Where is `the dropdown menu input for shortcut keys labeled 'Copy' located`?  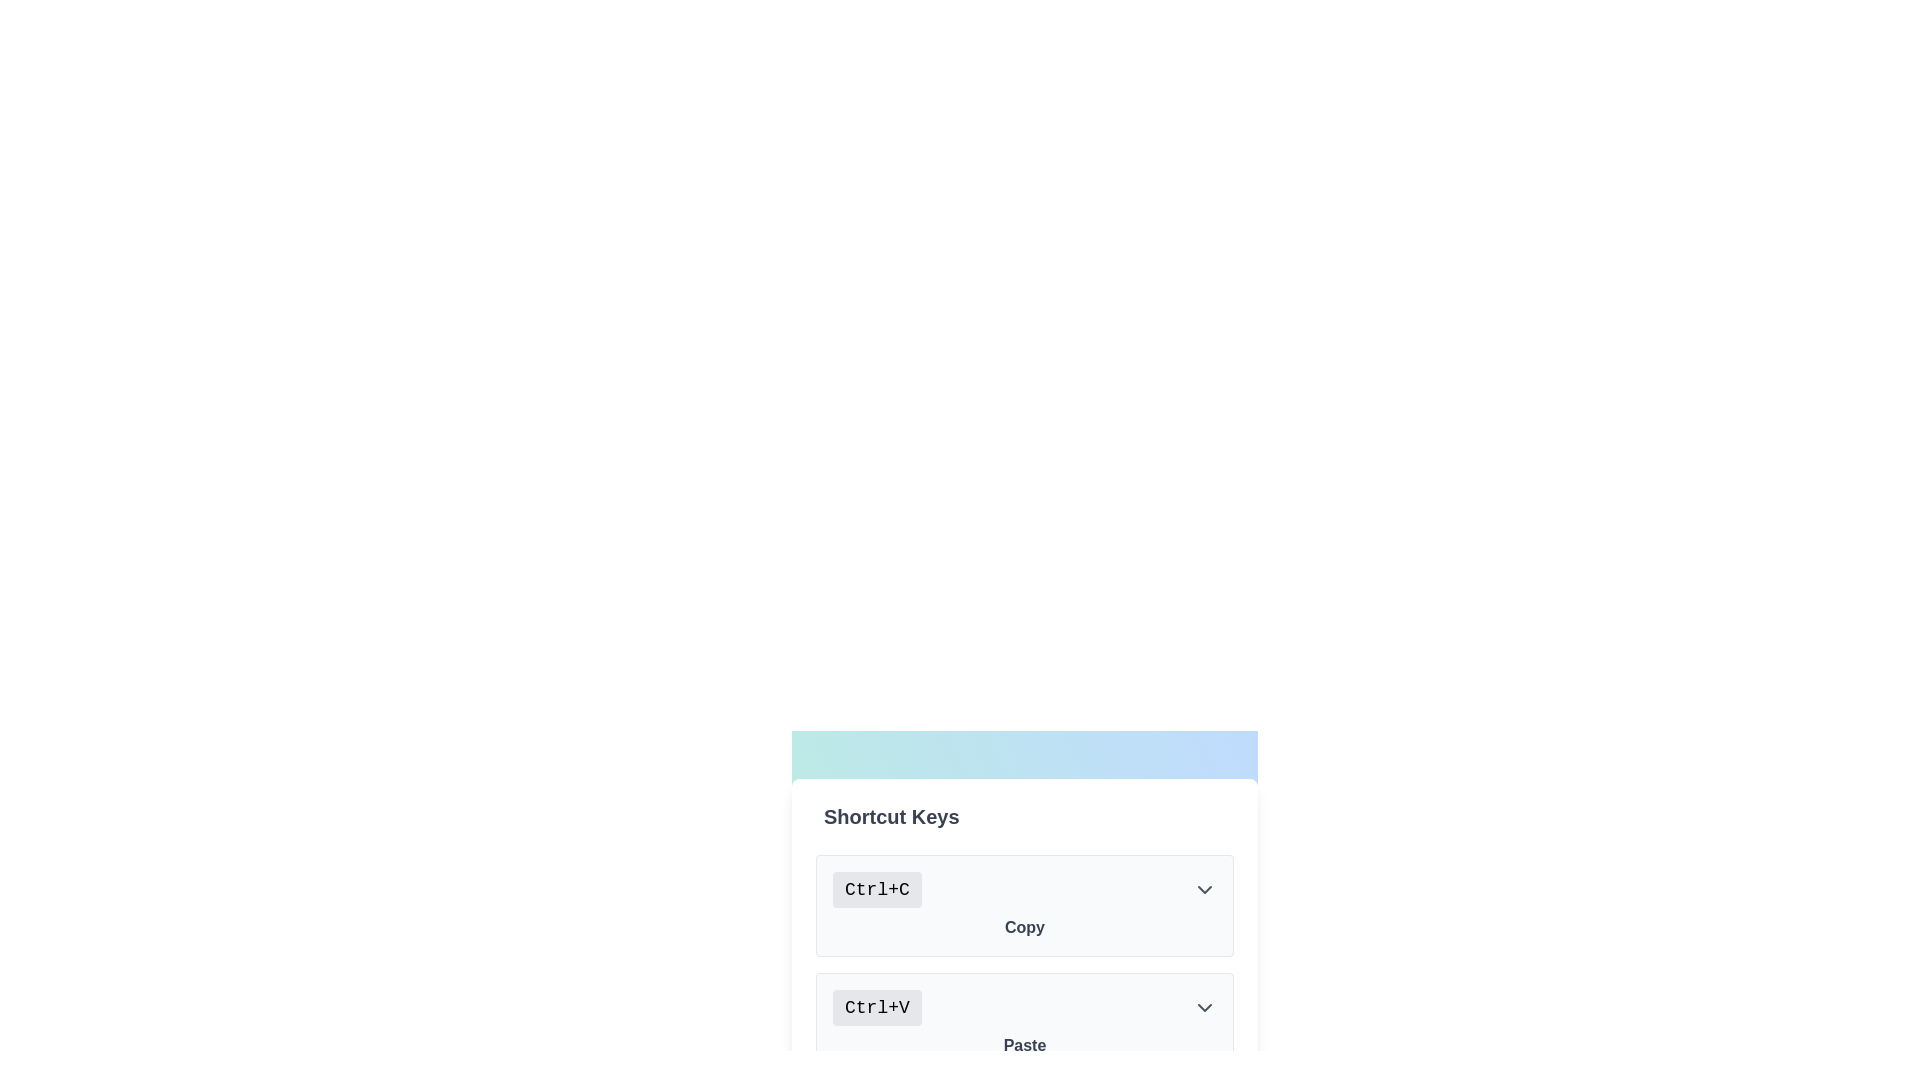 the dropdown menu input for shortcut keys labeled 'Copy' located is located at coordinates (1025, 889).